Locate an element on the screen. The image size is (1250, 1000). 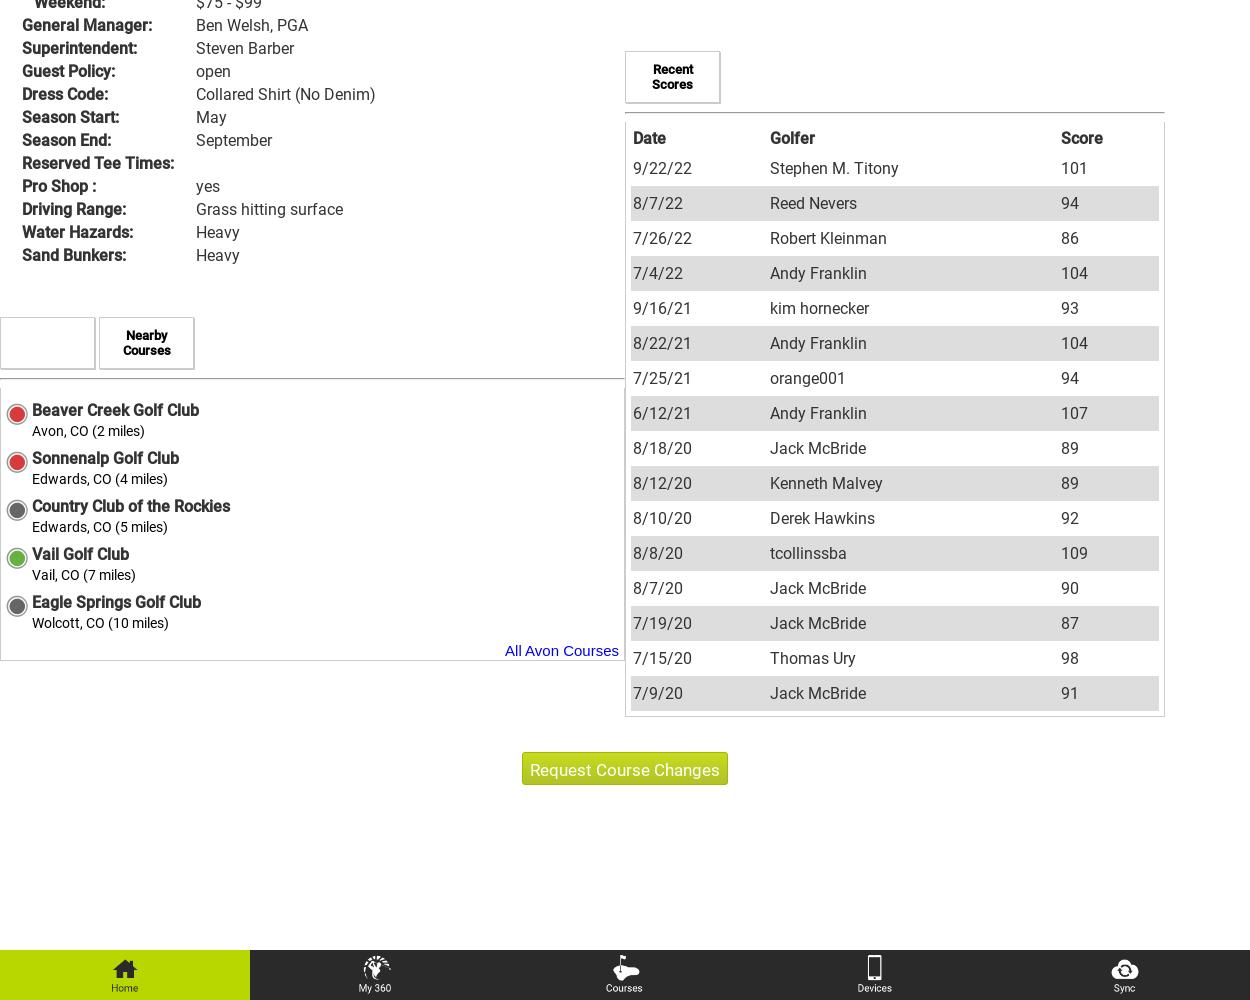
'May' is located at coordinates (210, 116).